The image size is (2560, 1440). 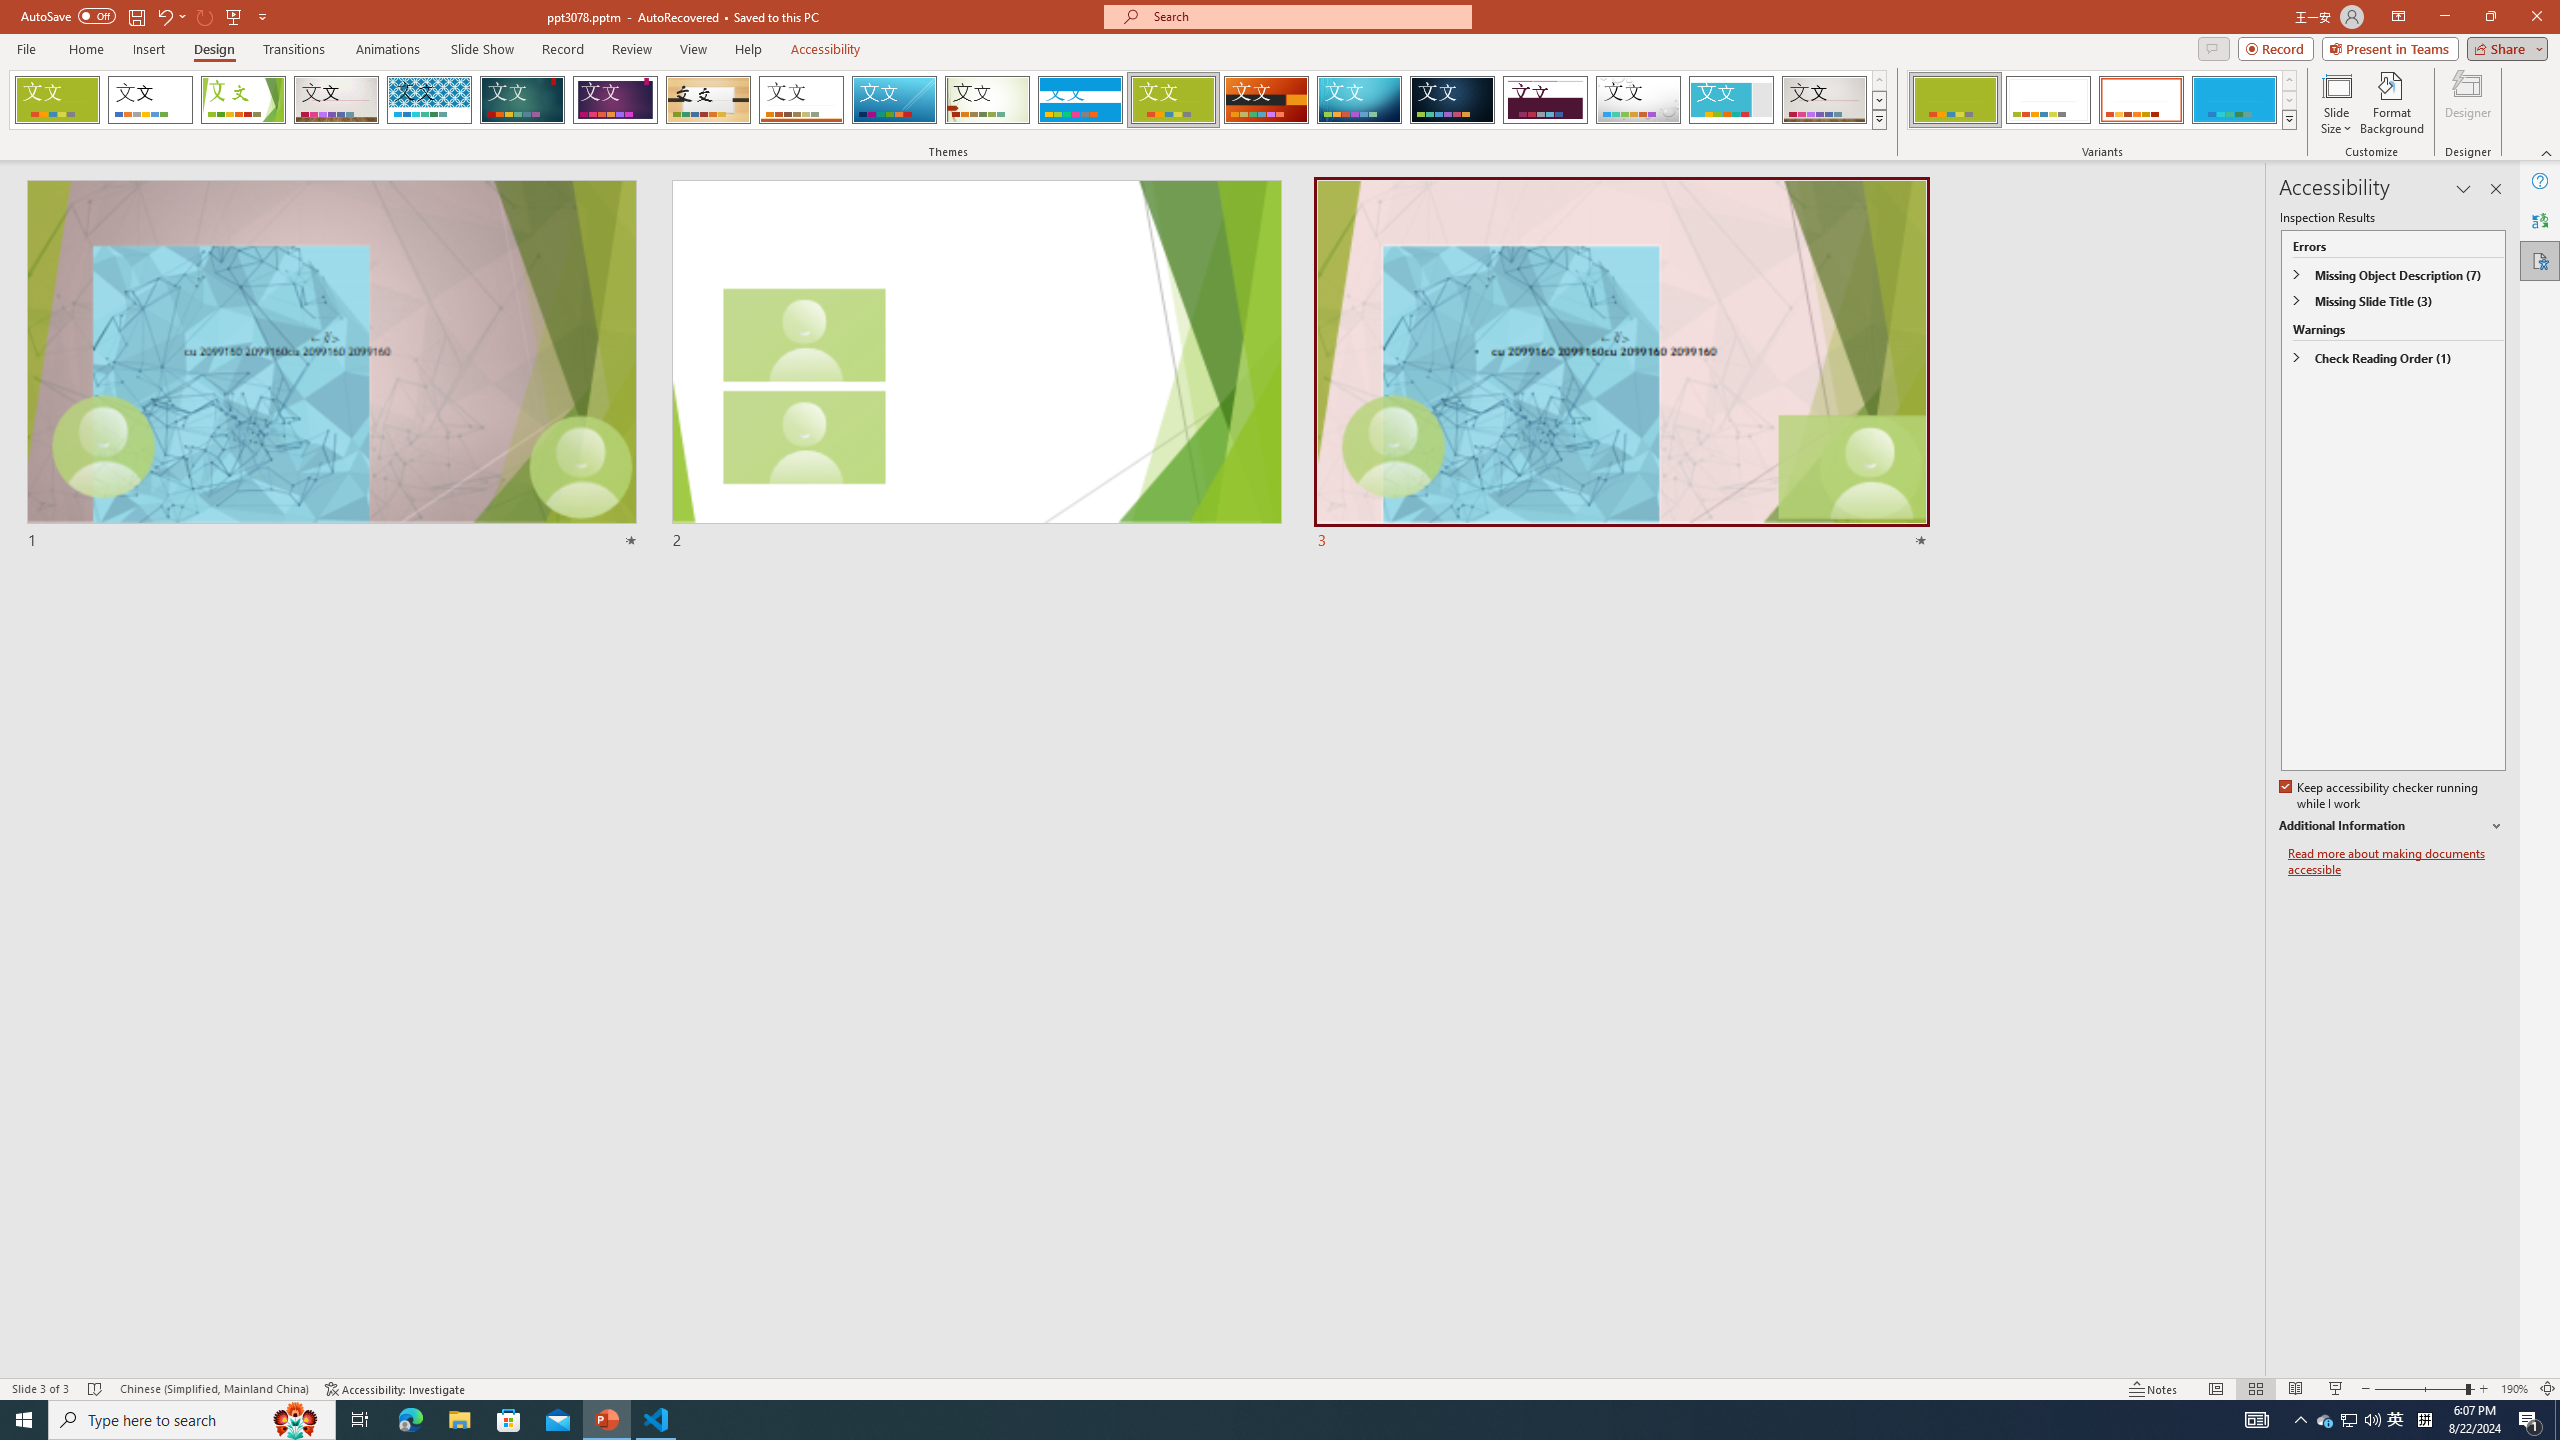 I want to click on 'Wisp', so click(x=987, y=99).